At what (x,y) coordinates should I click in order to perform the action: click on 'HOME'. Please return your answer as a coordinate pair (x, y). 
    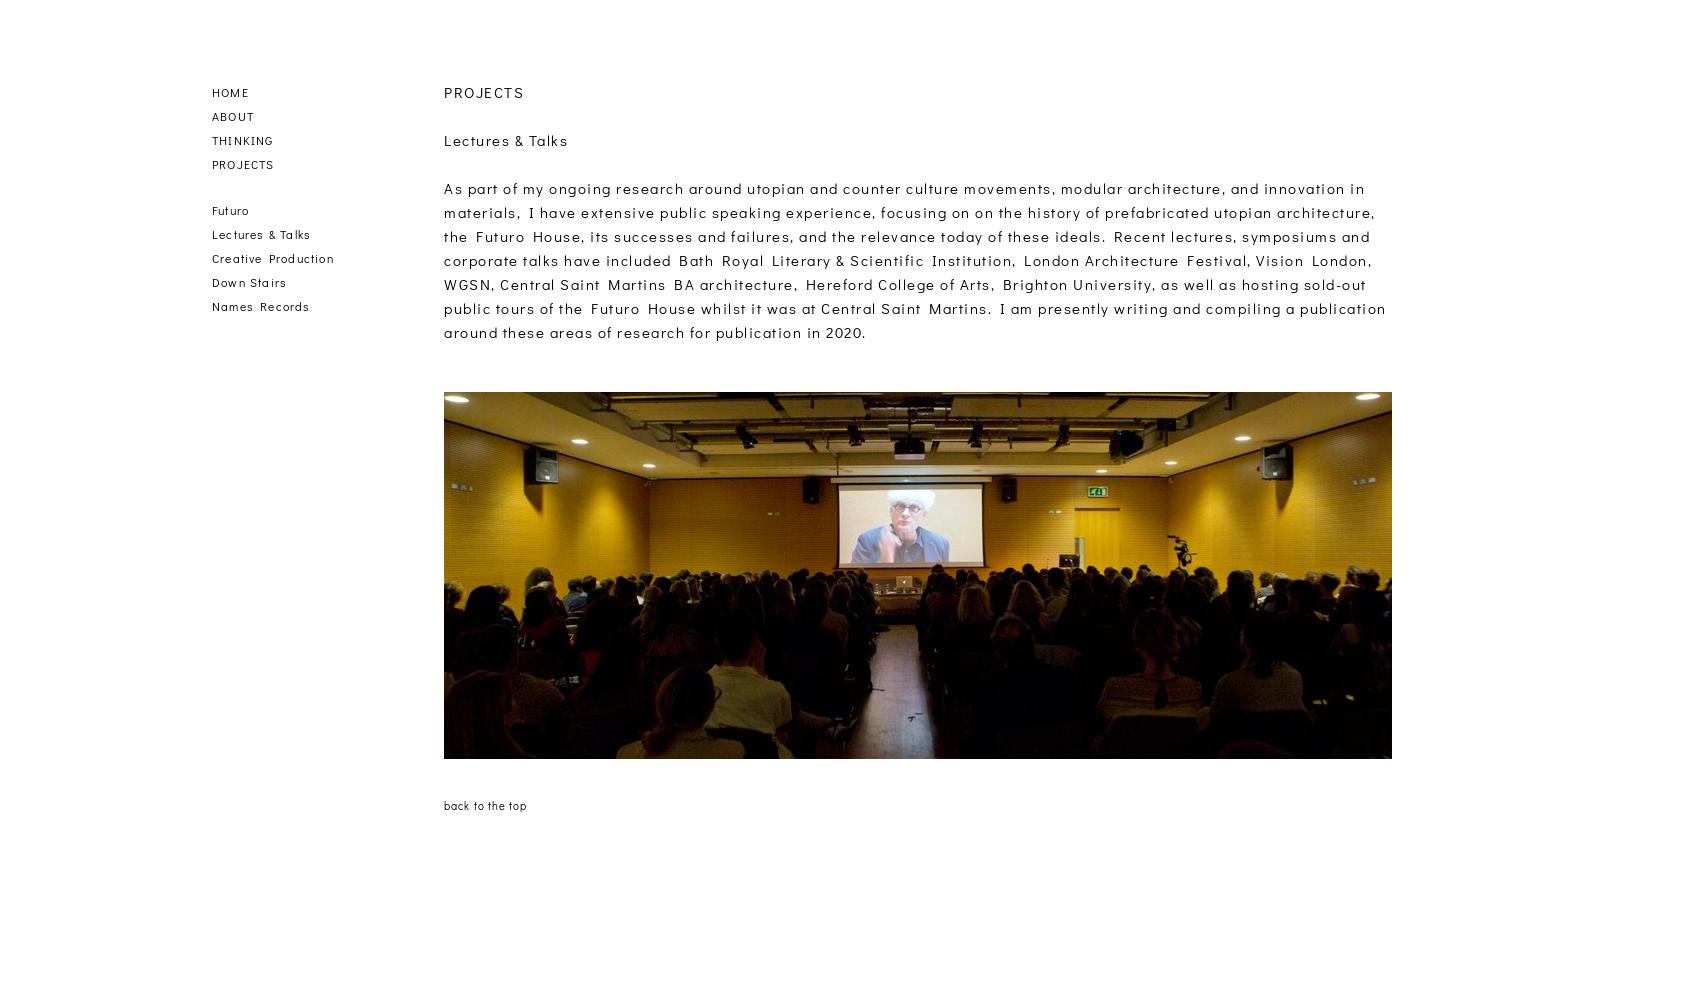
    Looking at the image, I should click on (229, 91).